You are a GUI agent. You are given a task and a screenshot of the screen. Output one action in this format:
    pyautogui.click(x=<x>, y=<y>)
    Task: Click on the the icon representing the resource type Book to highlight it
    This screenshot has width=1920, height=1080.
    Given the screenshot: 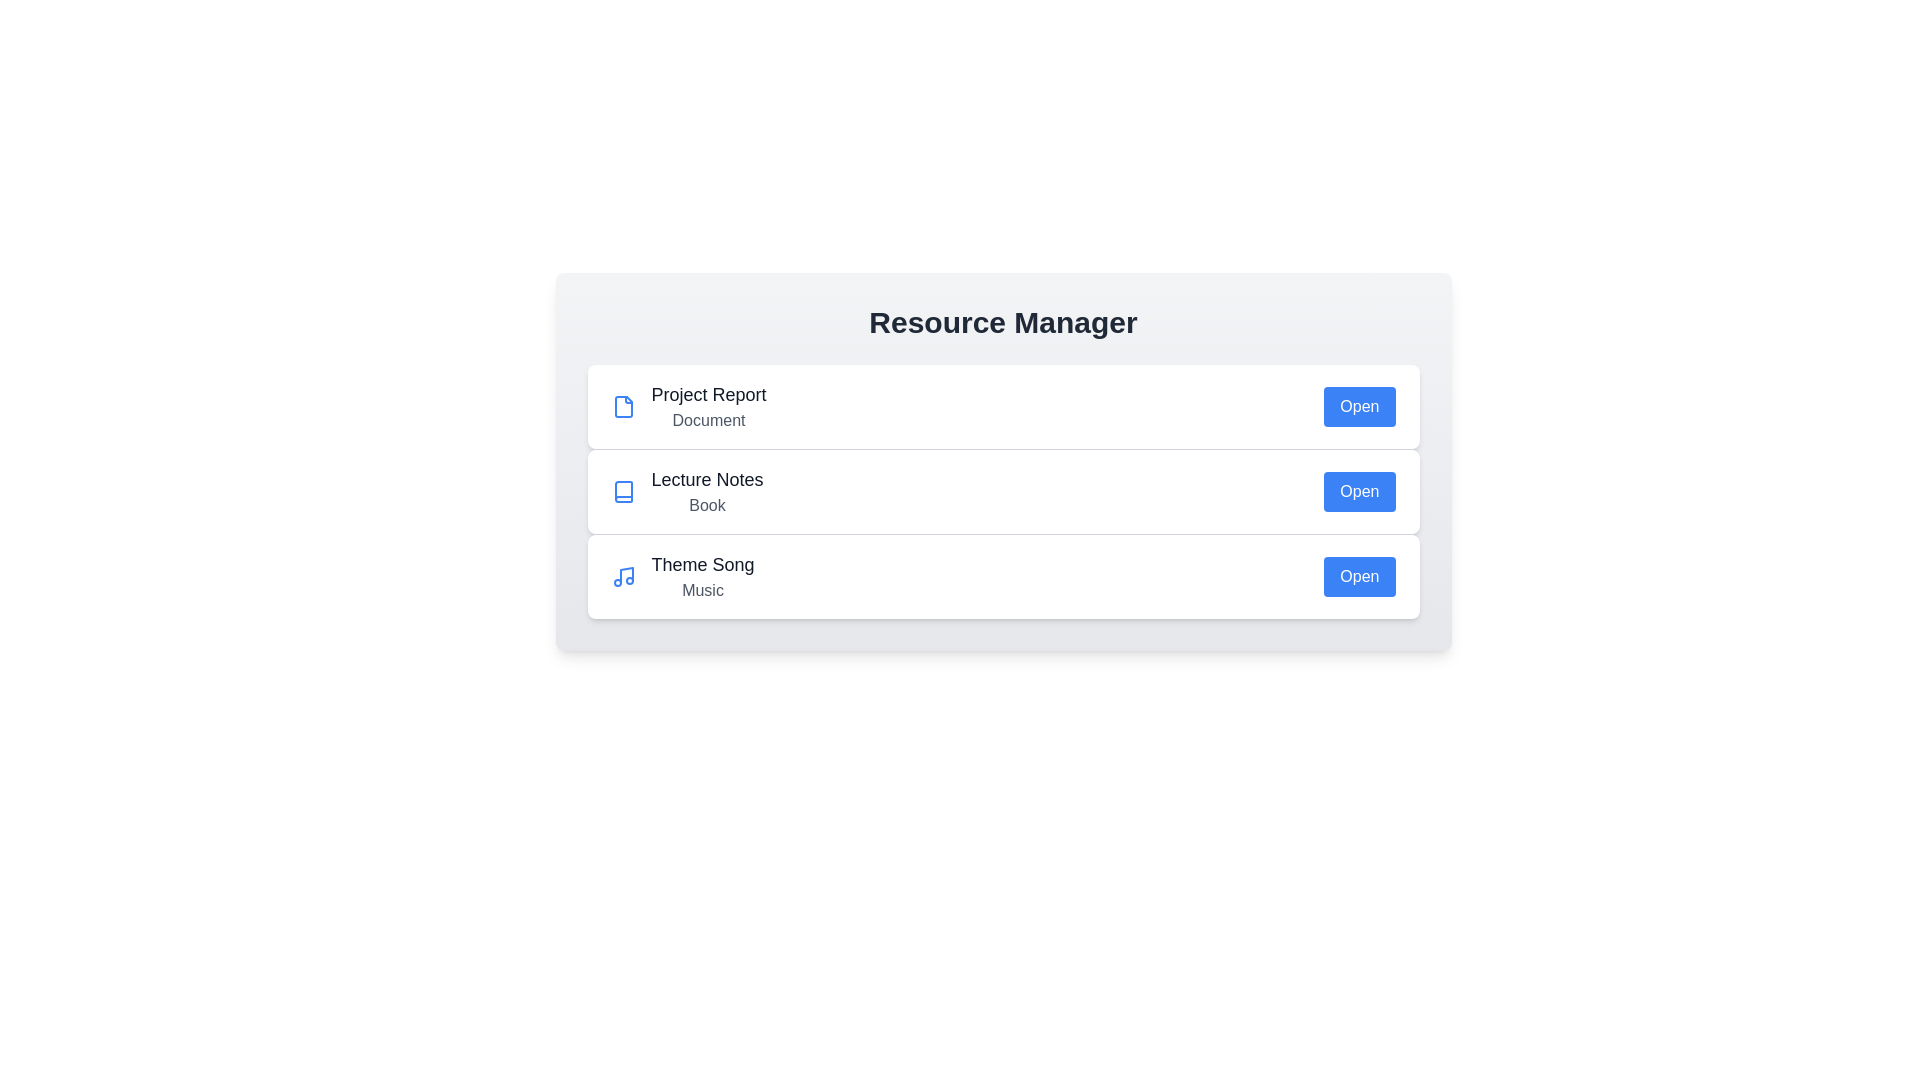 What is the action you would take?
    pyautogui.click(x=622, y=492)
    